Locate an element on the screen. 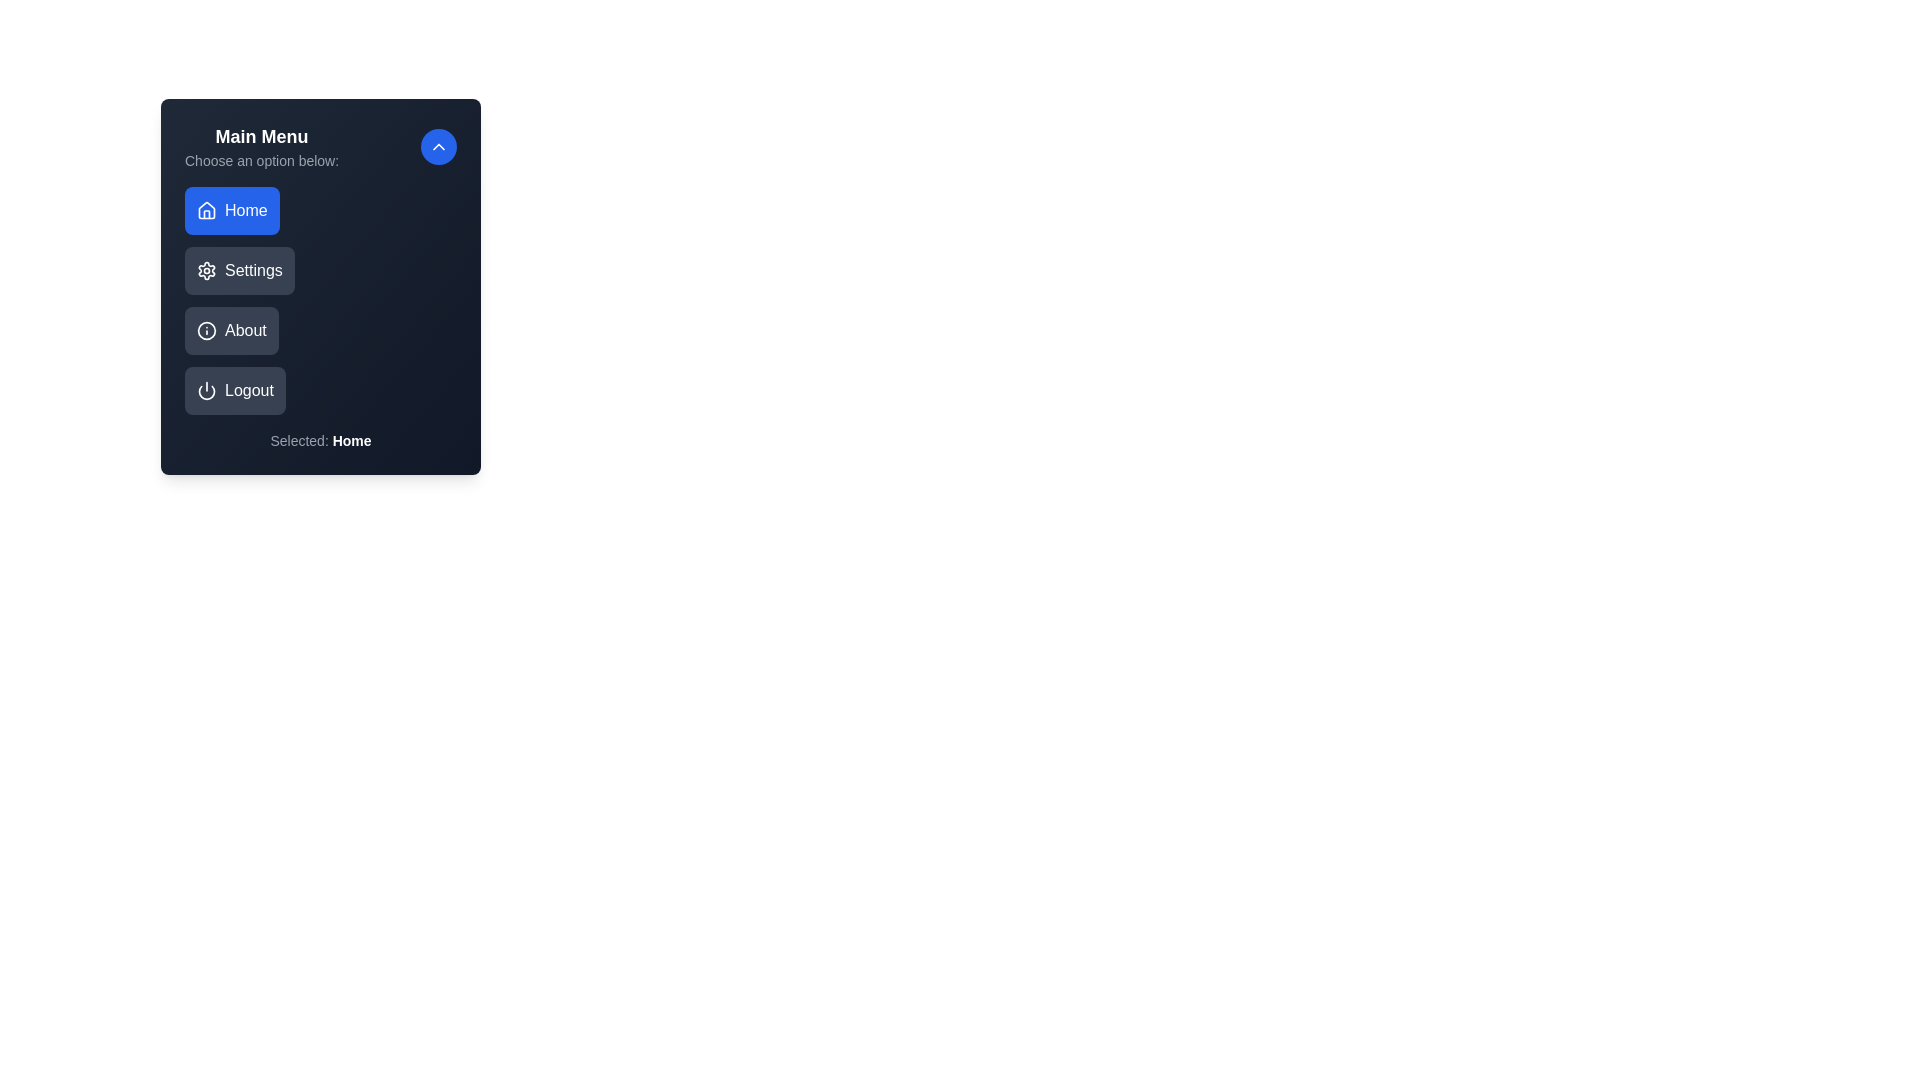  text block displaying 'Main Menu' and 'Choose an option below:' which is positioned at the upper section of the panel, left of the upward-pointing arrow button is located at coordinates (261, 145).